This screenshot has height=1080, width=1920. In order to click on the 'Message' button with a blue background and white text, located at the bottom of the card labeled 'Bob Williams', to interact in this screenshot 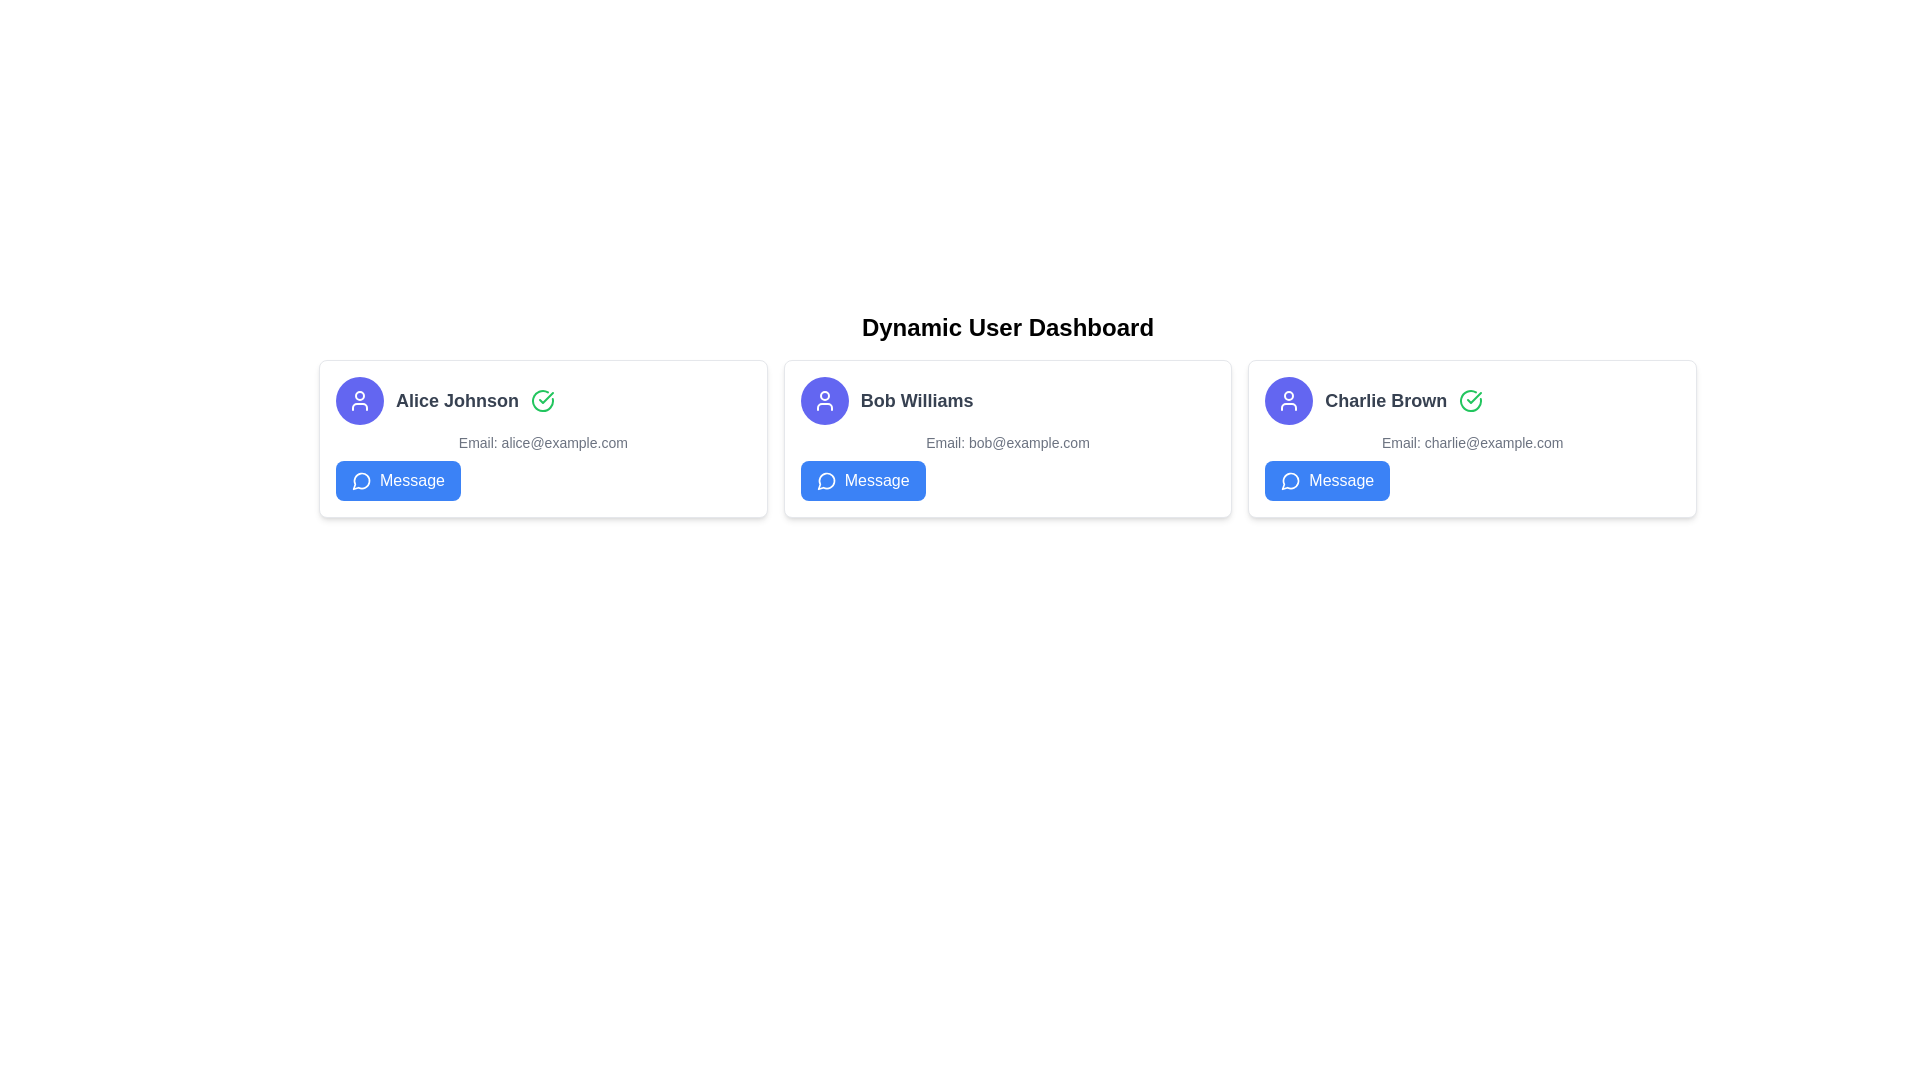, I will do `click(863, 481)`.